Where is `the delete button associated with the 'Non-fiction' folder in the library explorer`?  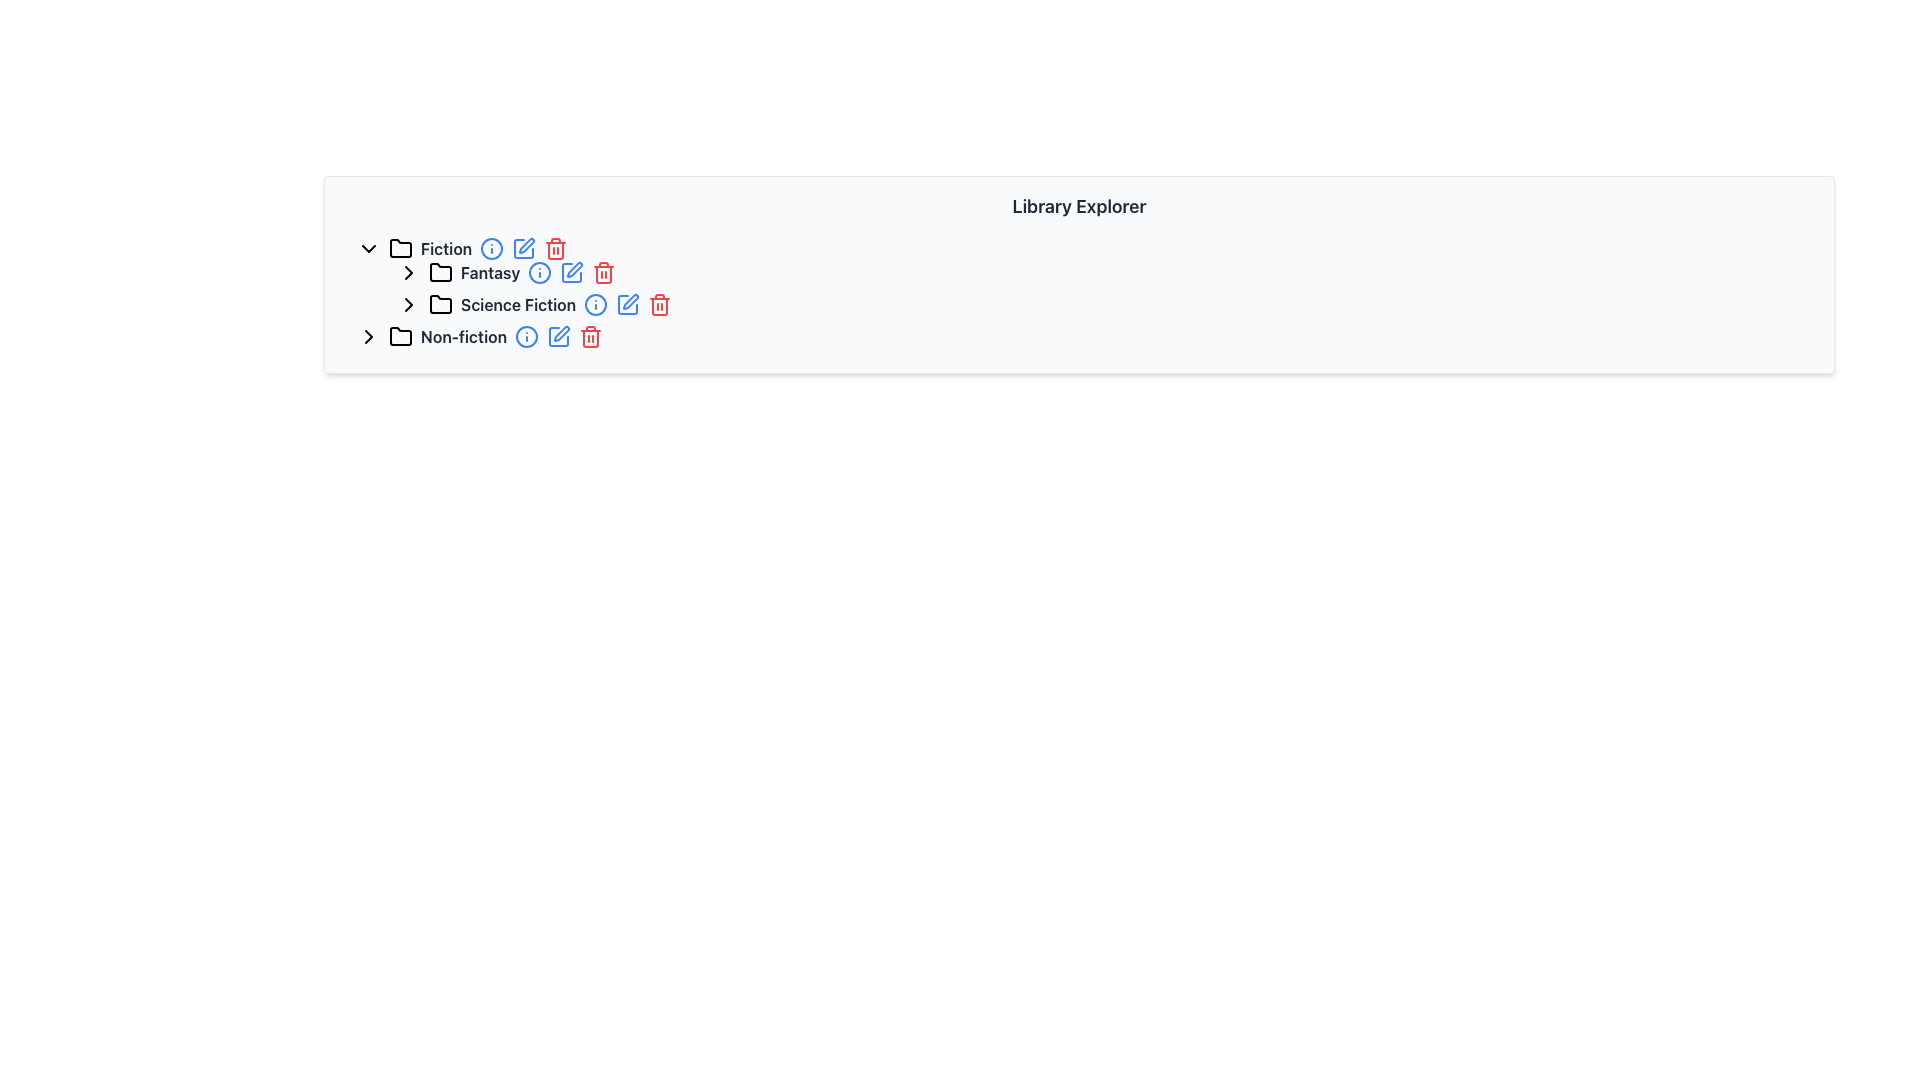 the delete button associated with the 'Non-fiction' folder in the library explorer is located at coordinates (589, 335).